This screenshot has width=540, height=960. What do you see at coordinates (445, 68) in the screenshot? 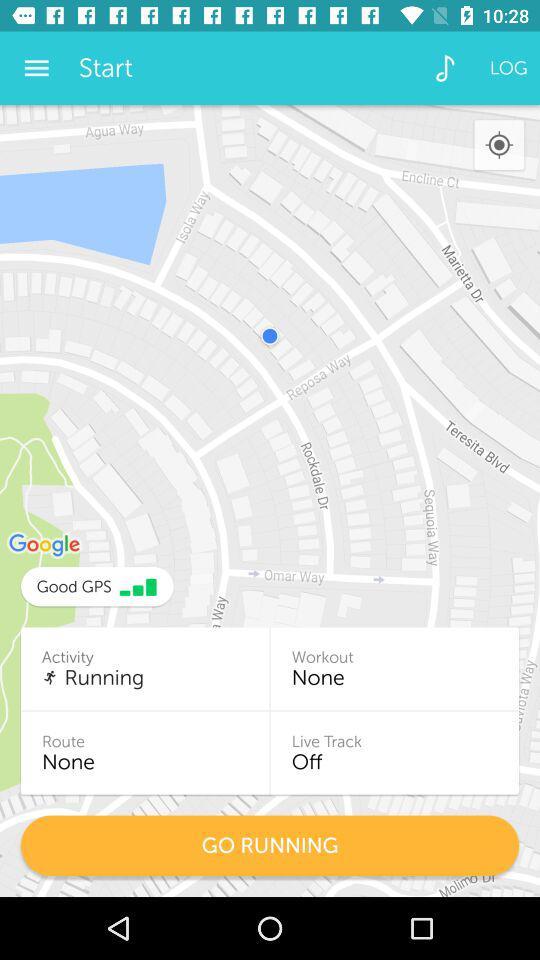
I see `app next to start` at bounding box center [445, 68].